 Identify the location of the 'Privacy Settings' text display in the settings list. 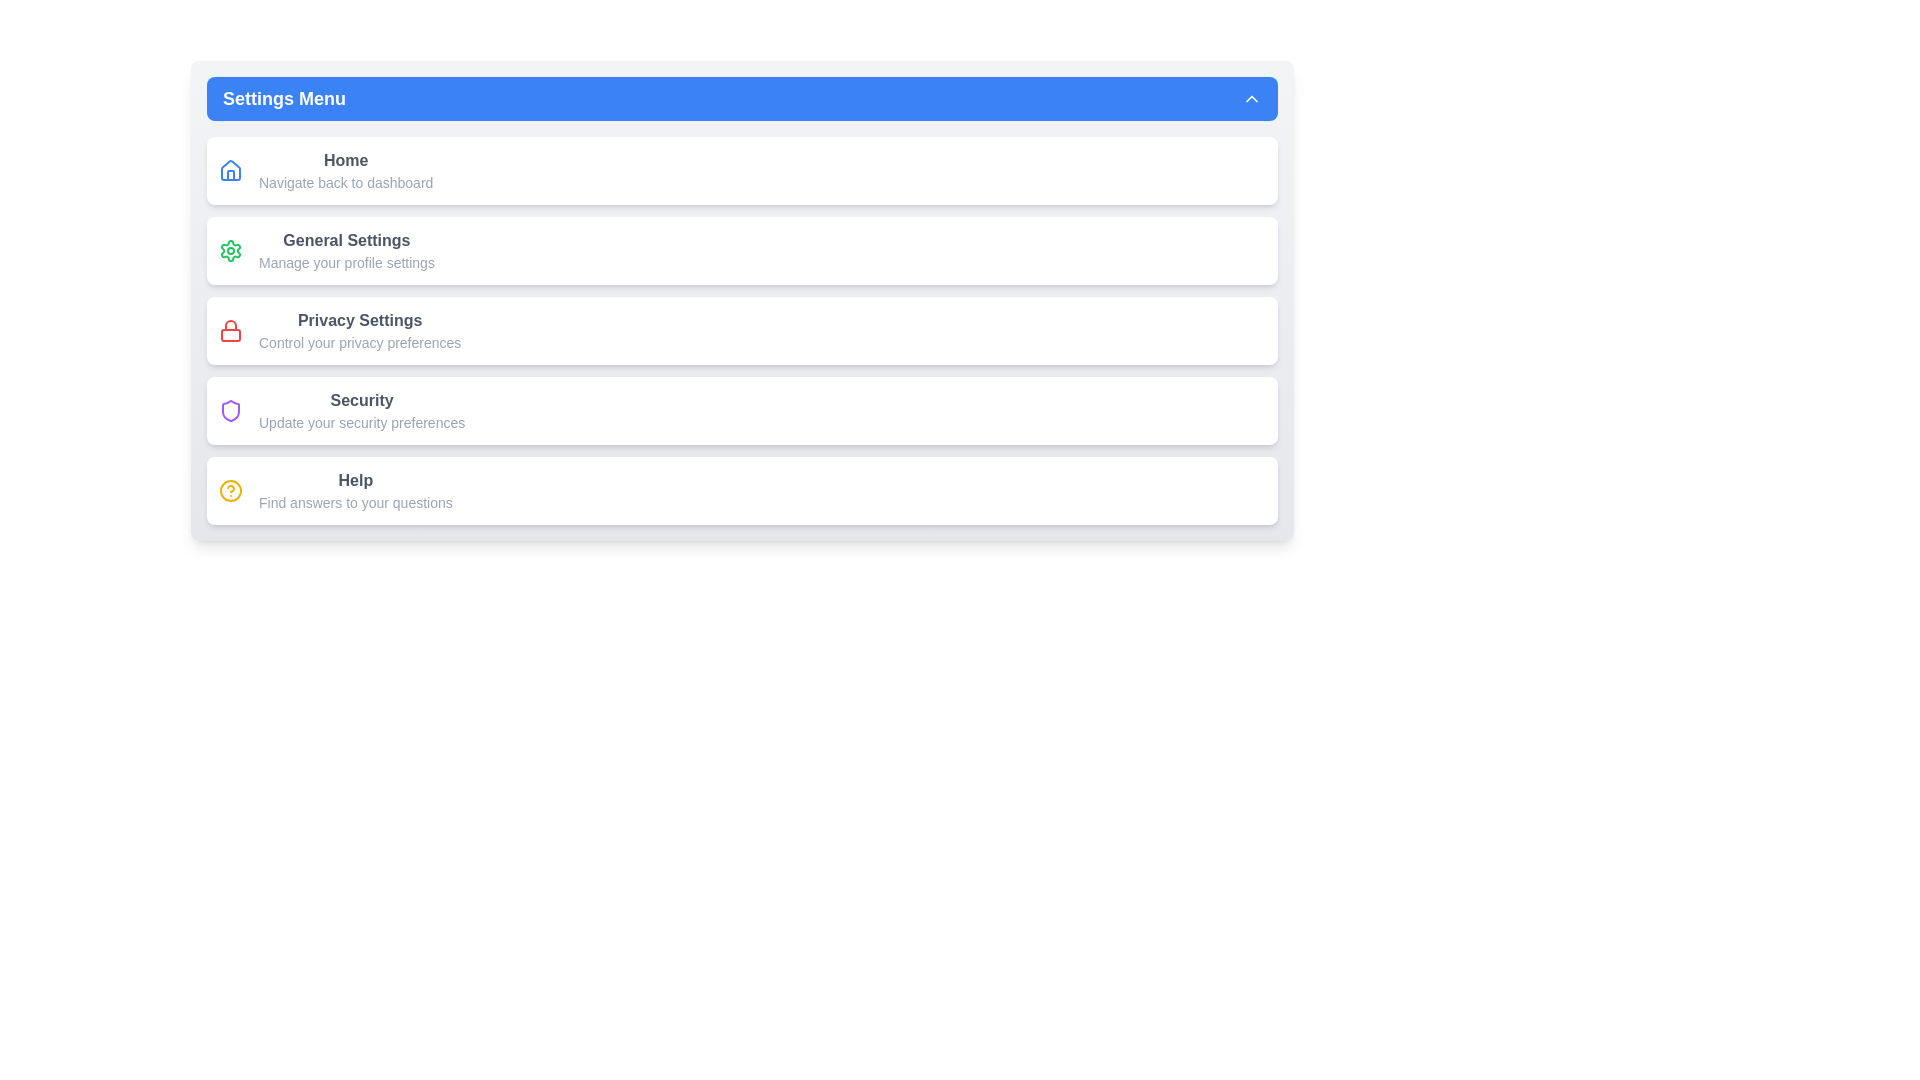
(360, 330).